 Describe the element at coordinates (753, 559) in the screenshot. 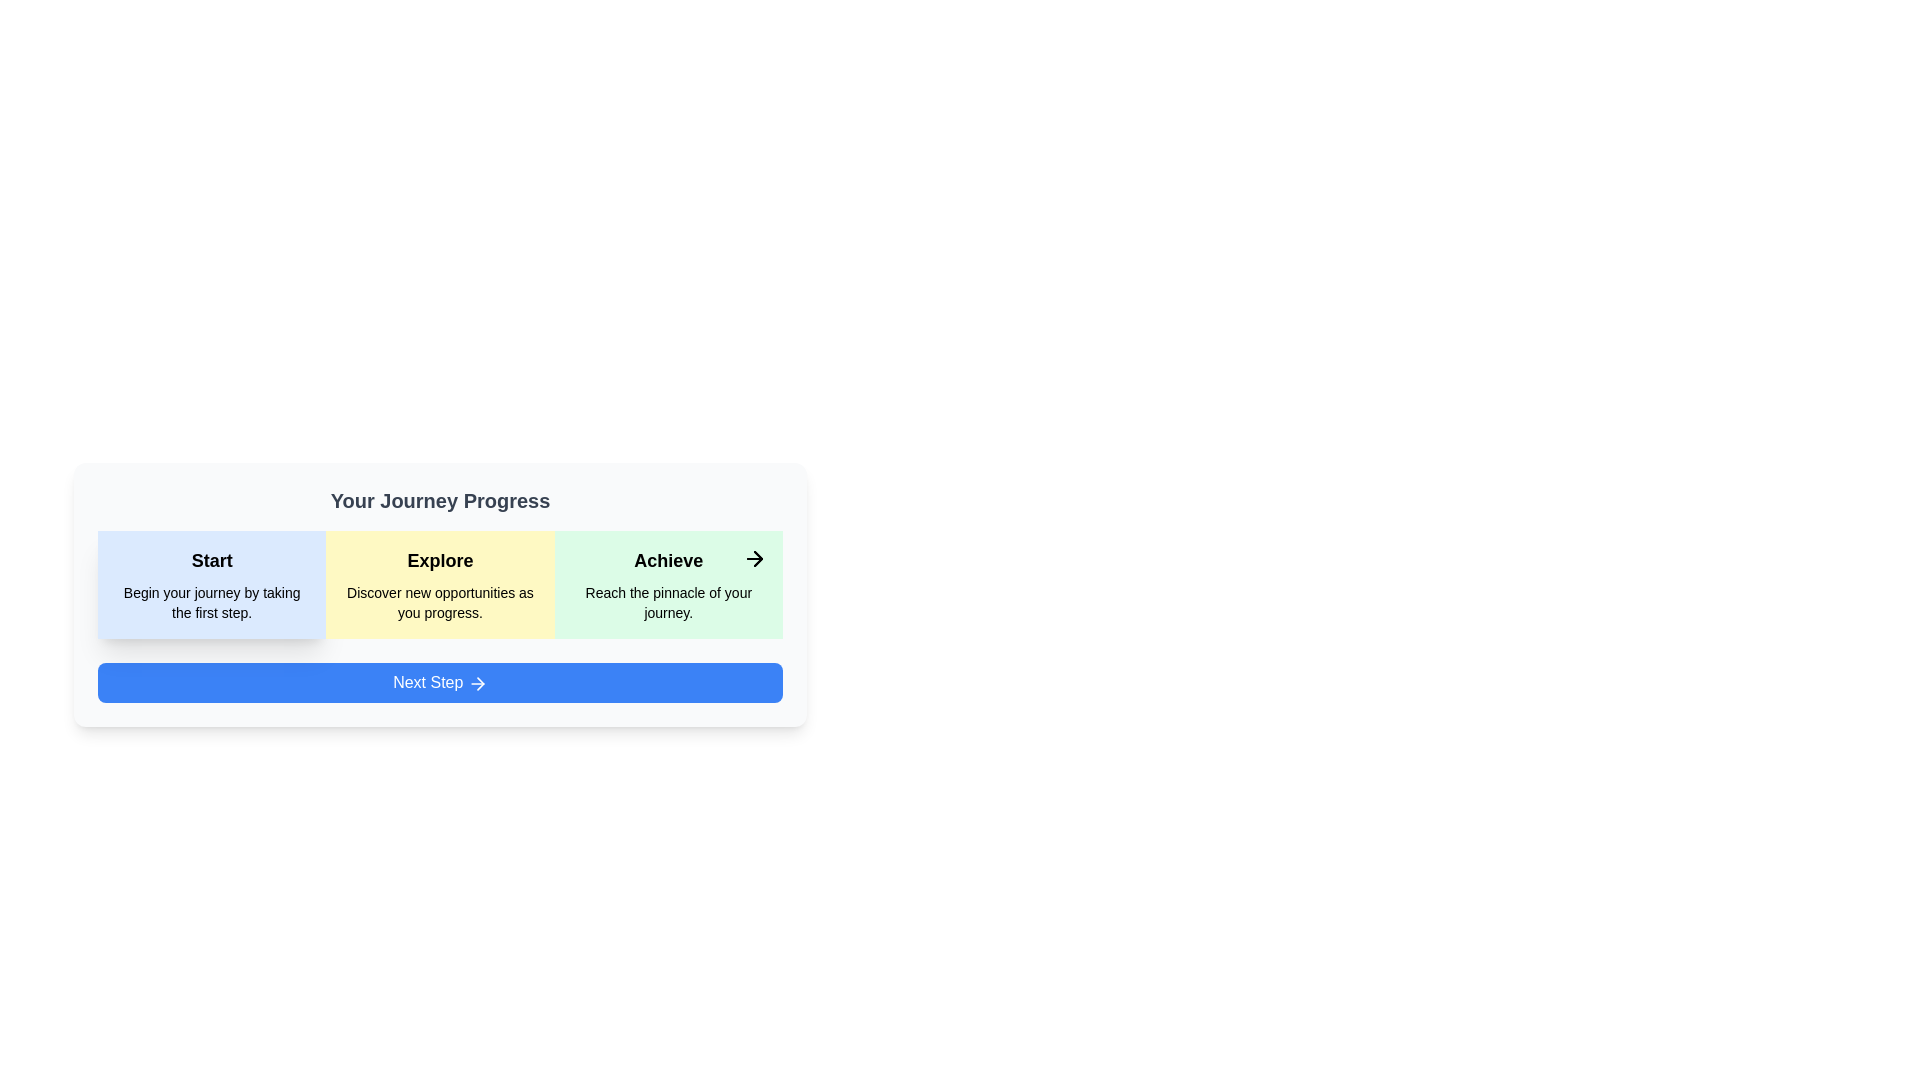

I see `the right-pointing arrow icon located at the top-right corner of the green 'Achieve' card in the 'Your Journey Progress' section` at that location.